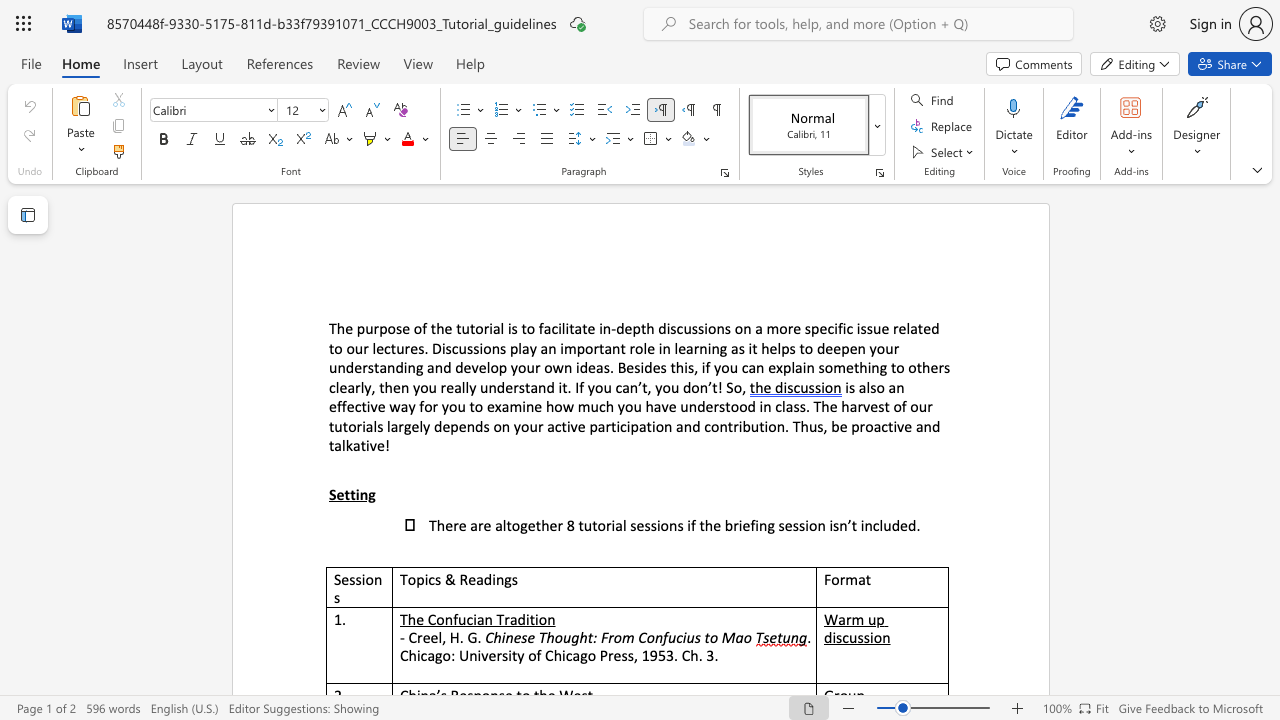  I want to click on the 1th character "r" in the text, so click(540, 425).